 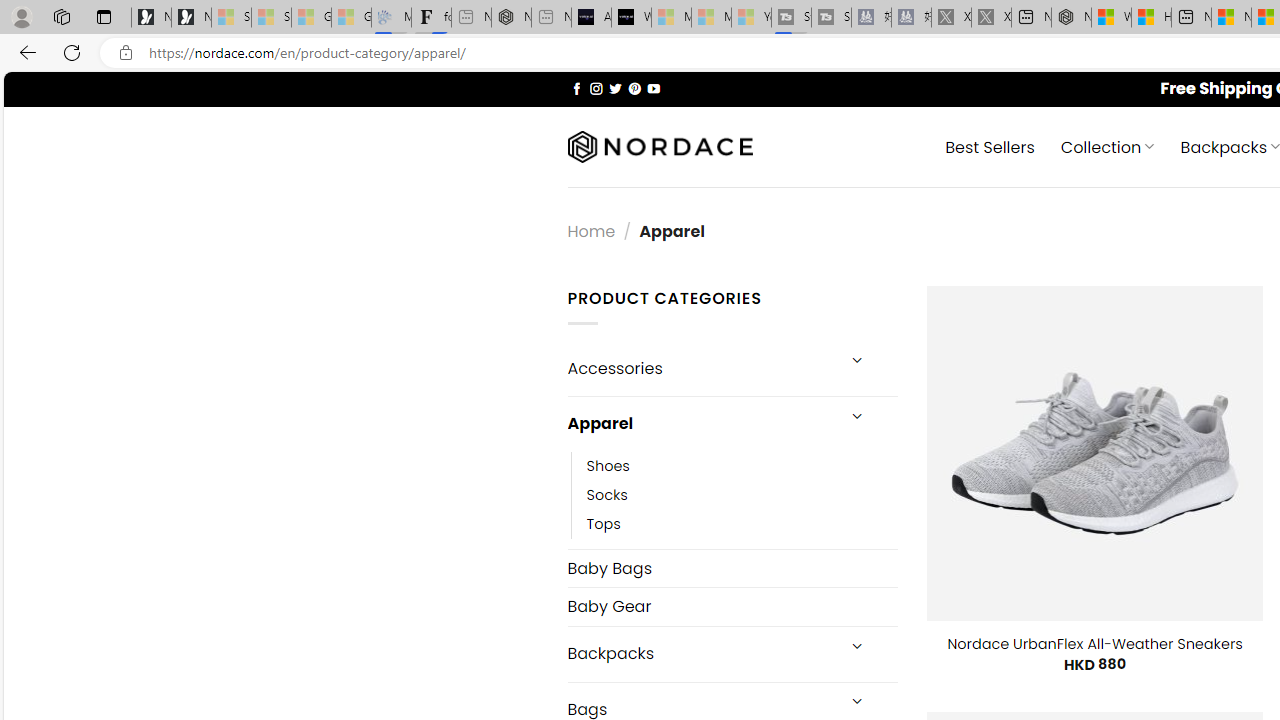 What do you see at coordinates (990, 145) in the screenshot?
I see `' Best Sellers'` at bounding box center [990, 145].